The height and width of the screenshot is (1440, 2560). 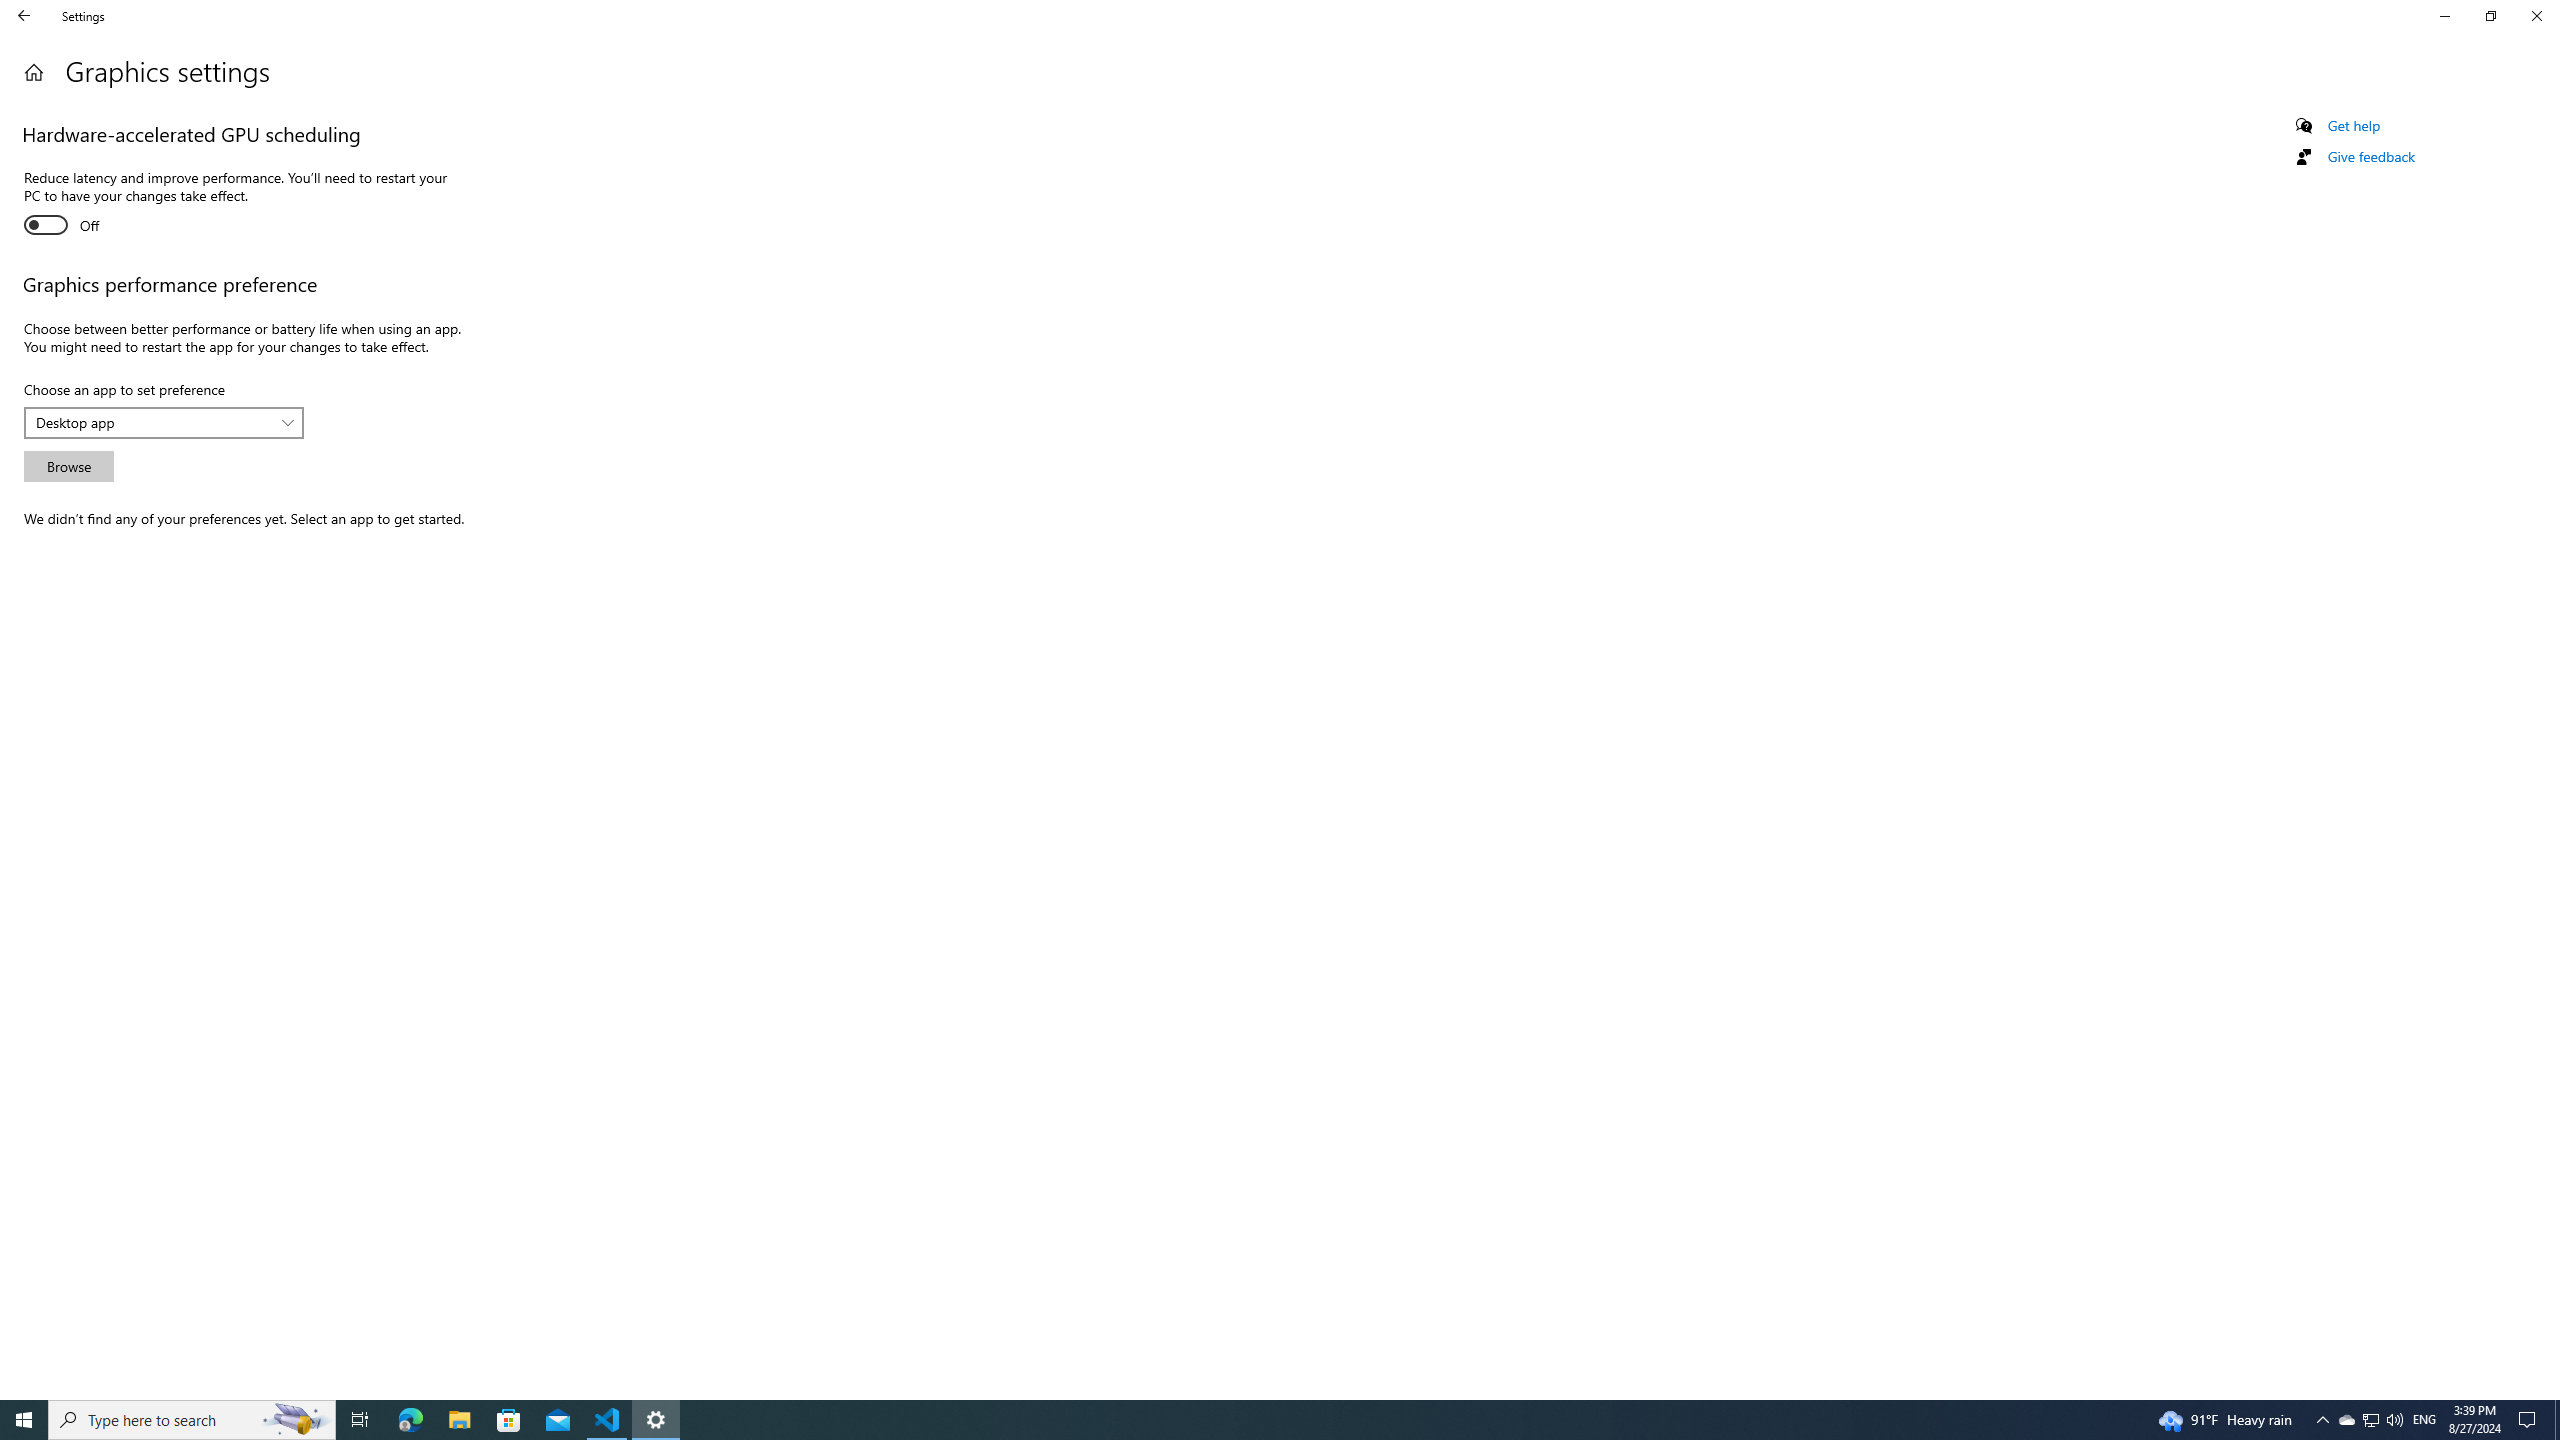 What do you see at coordinates (24, 15) in the screenshot?
I see `'Back'` at bounding box center [24, 15].